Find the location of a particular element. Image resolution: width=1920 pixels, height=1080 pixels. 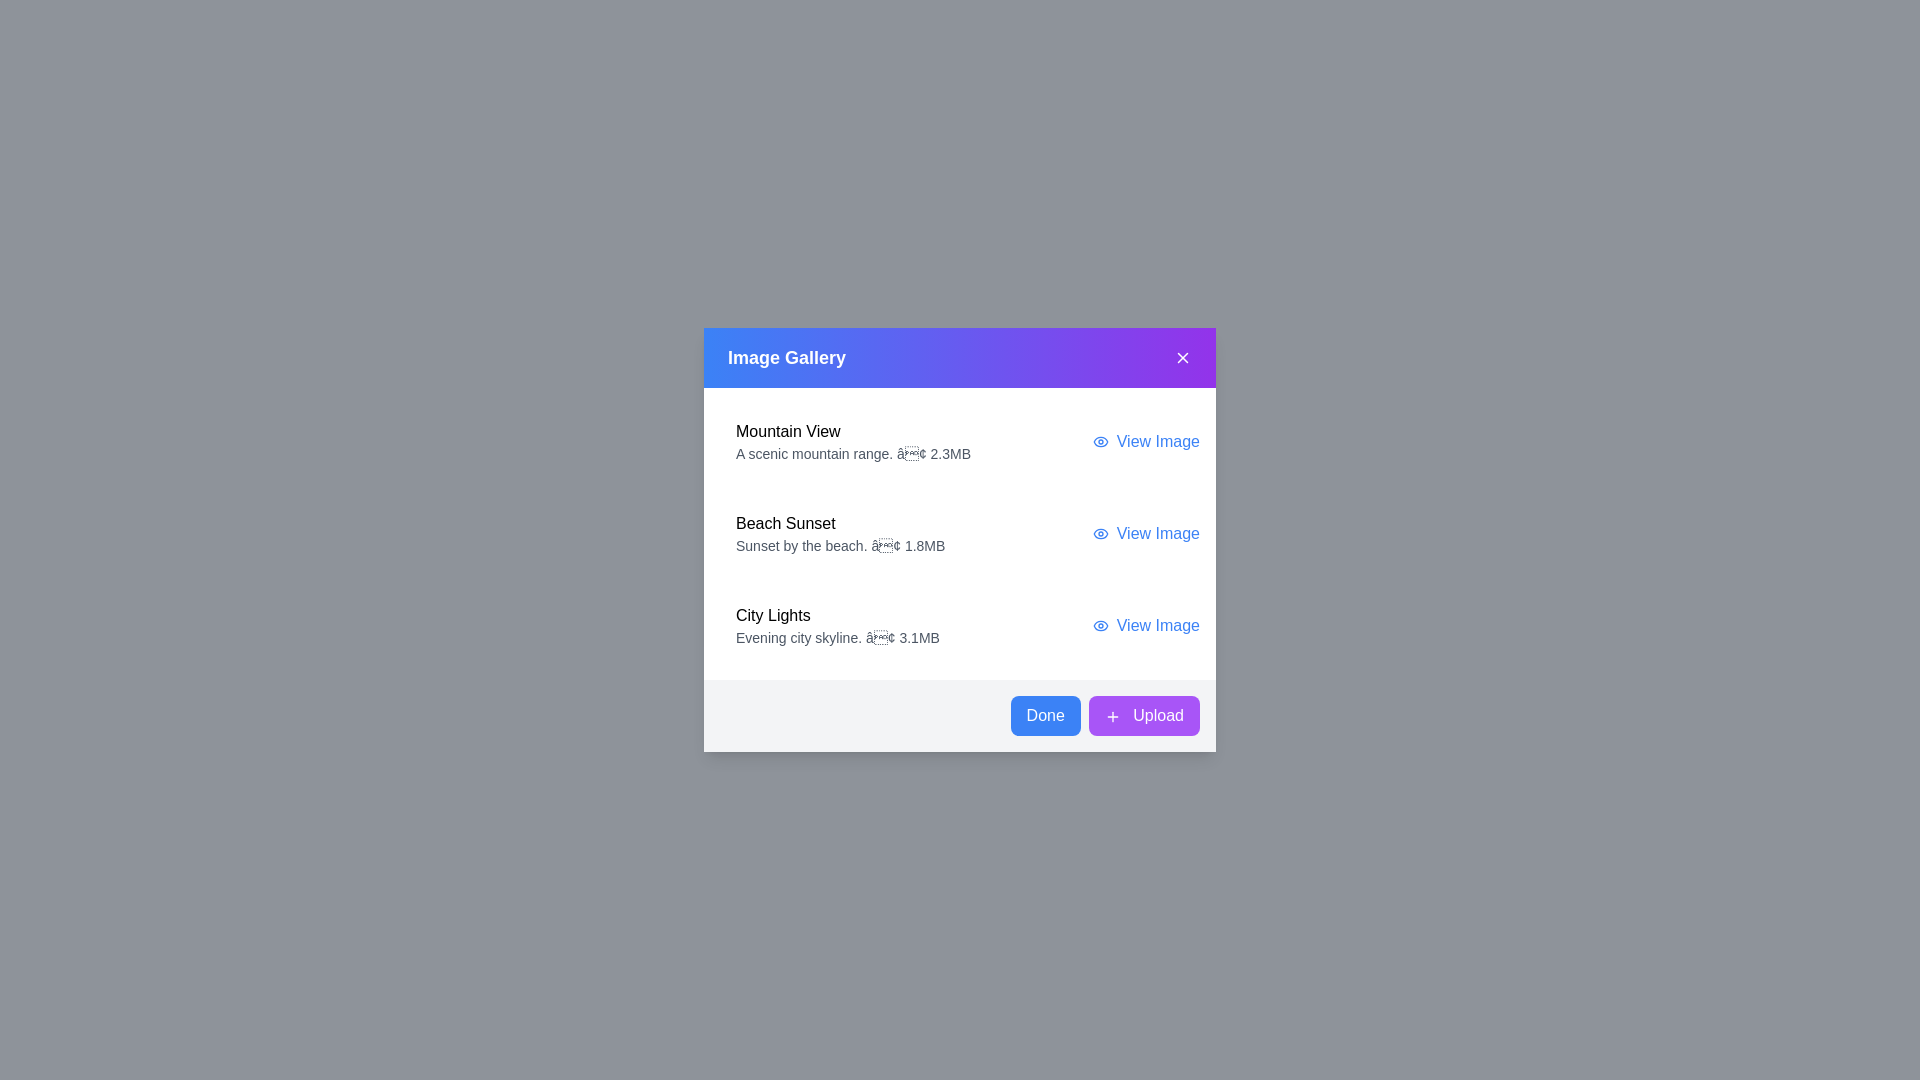

the 'View Image' link for the image titled 'Beach Sunset' is located at coordinates (1146, 532).